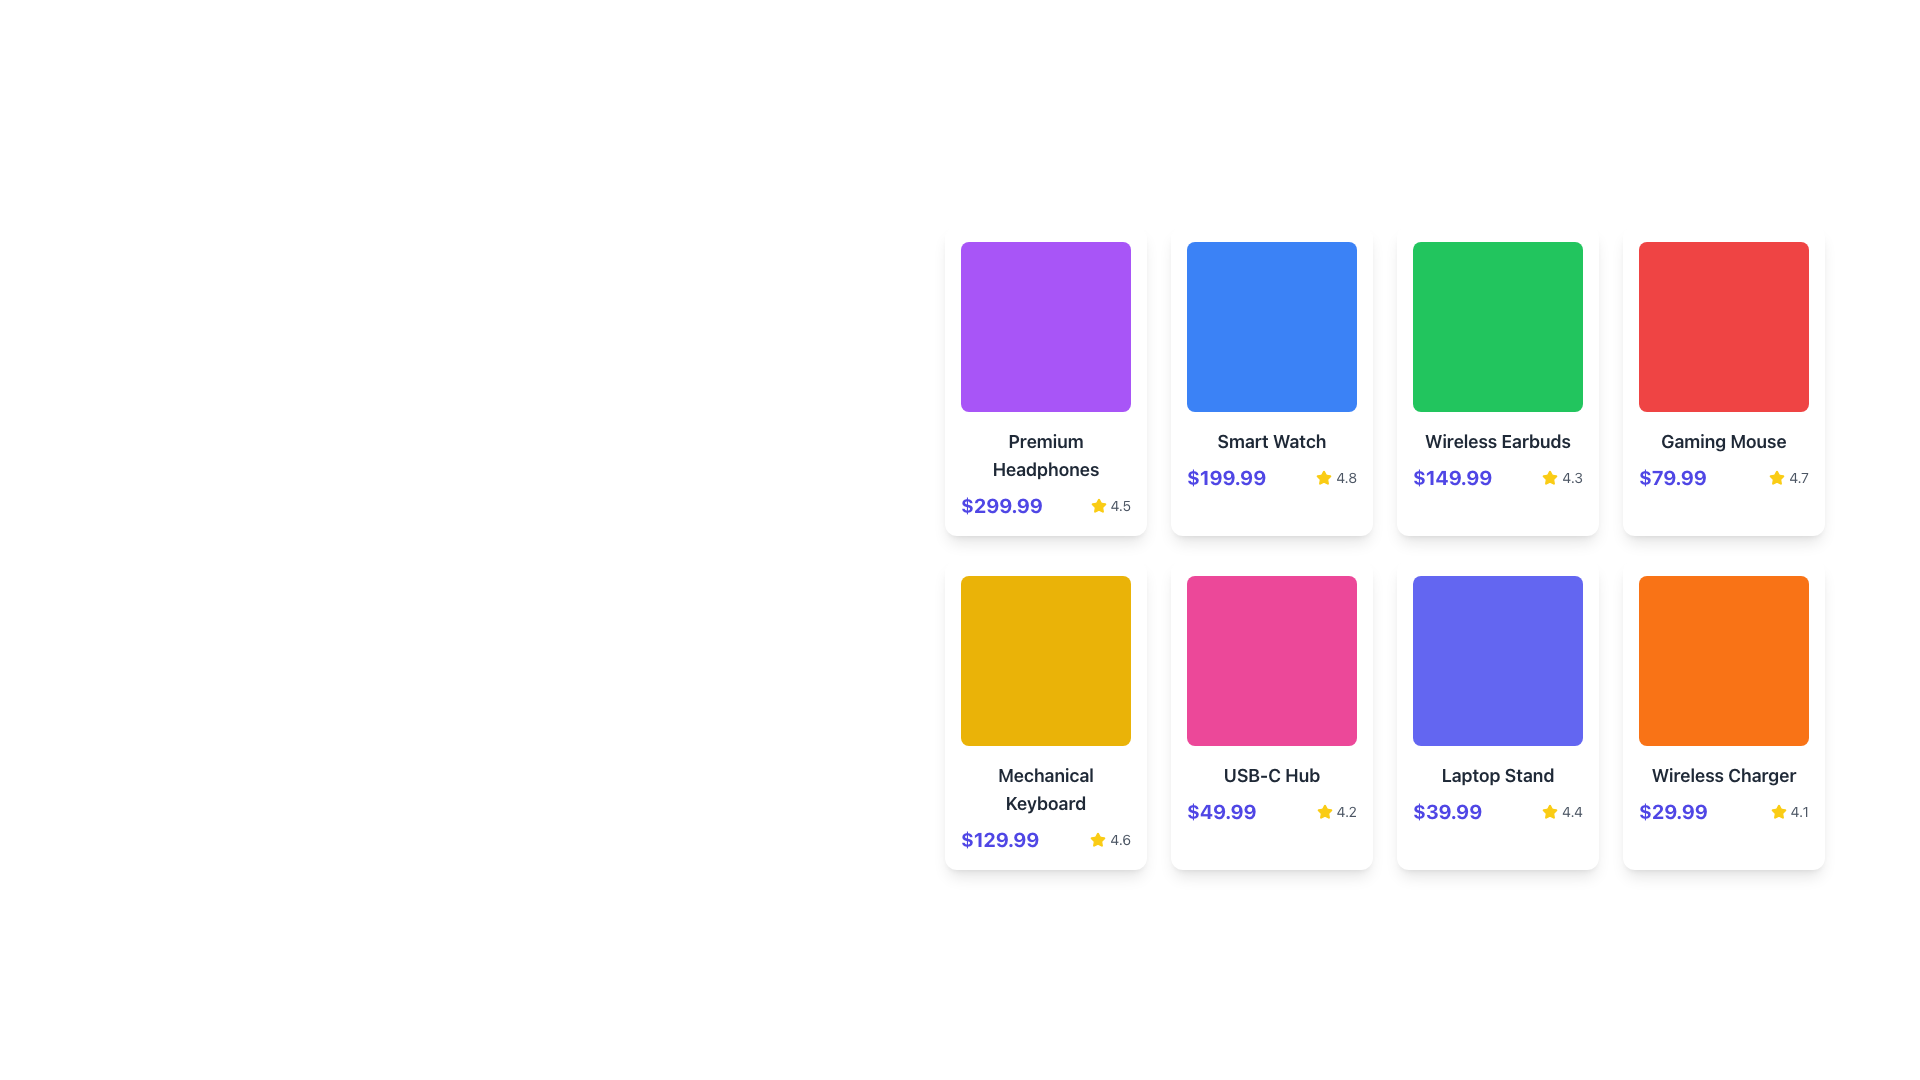 Image resolution: width=1920 pixels, height=1080 pixels. Describe the element at coordinates (1549, 812) in the screenshot. I see `the star icon representing the product rating of '4.4' located below the 'Laptop Stand' title and price '$39.99' in the product card` at that location.